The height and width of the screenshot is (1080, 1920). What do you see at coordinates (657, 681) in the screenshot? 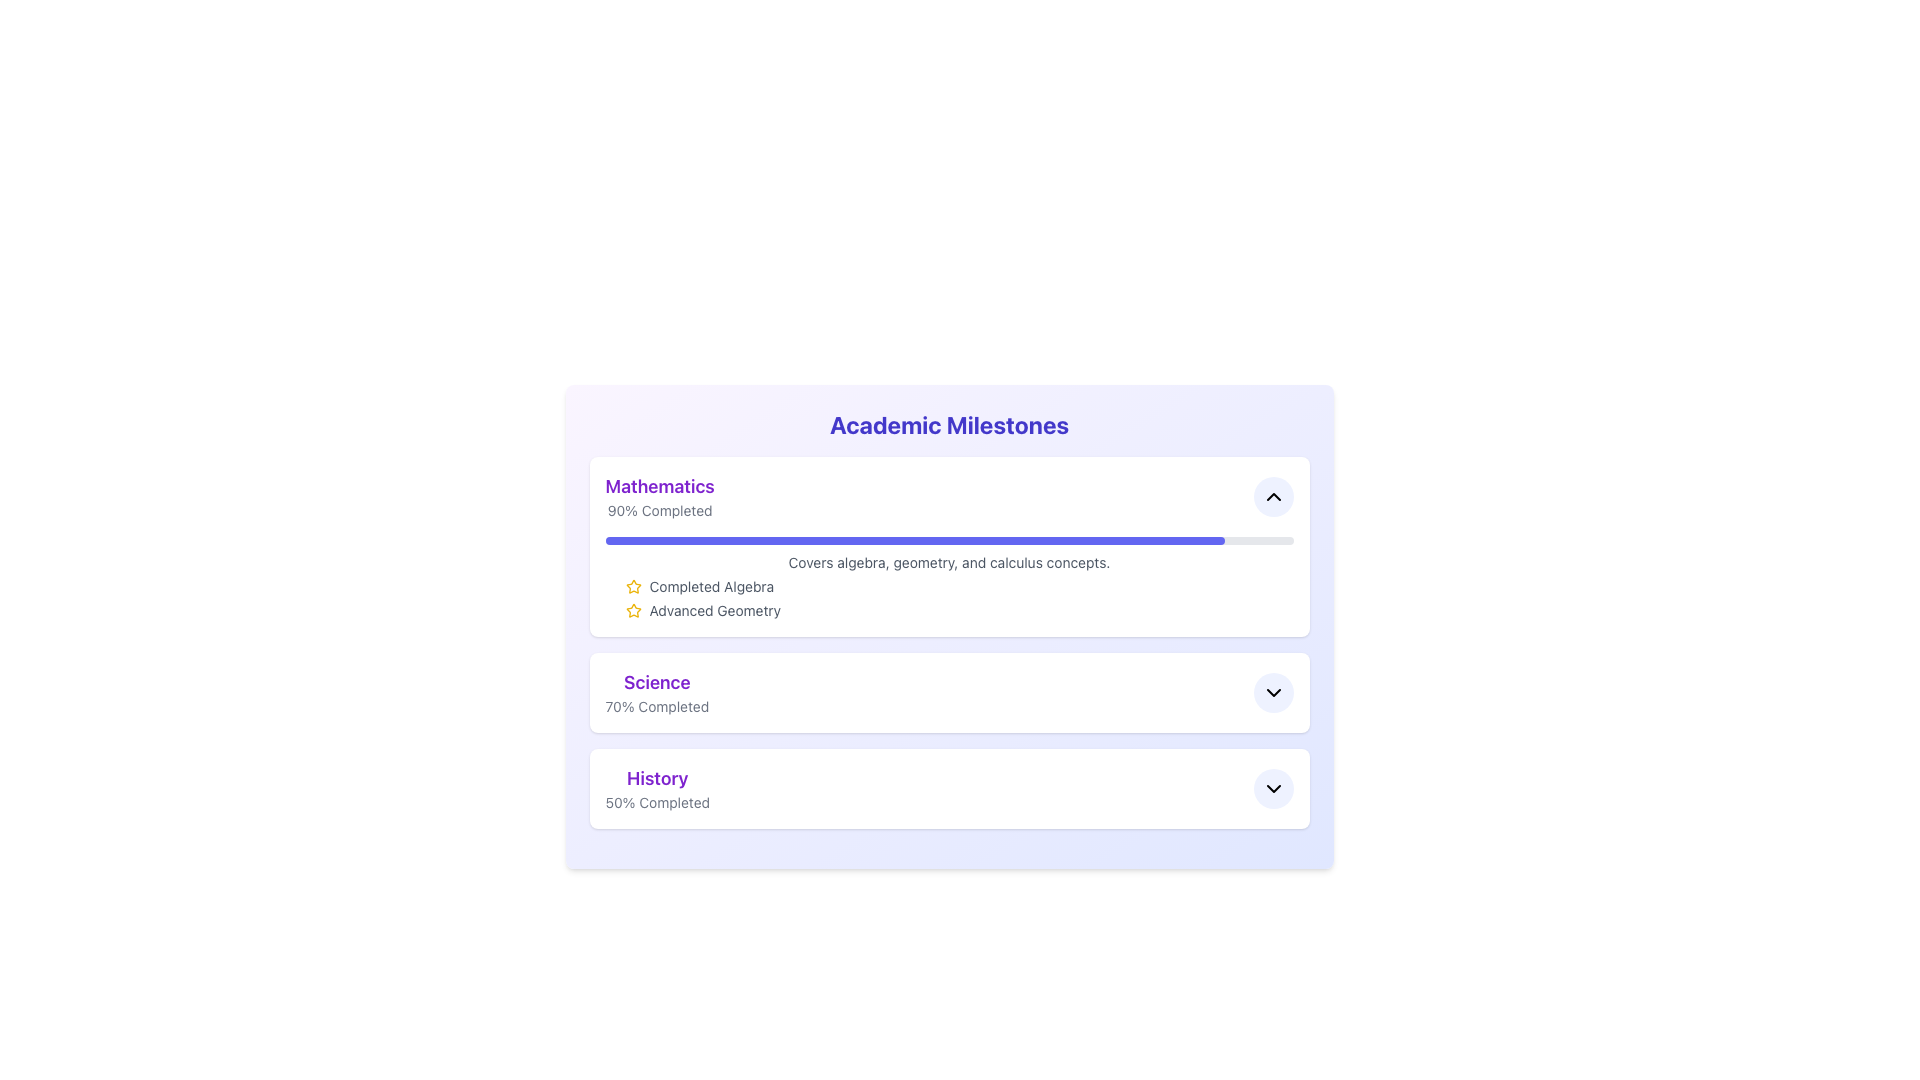
I see `the 'Science' label, which is a bold, large, purple header in the academic milestones listing interface` at bounding box center [657, 681].